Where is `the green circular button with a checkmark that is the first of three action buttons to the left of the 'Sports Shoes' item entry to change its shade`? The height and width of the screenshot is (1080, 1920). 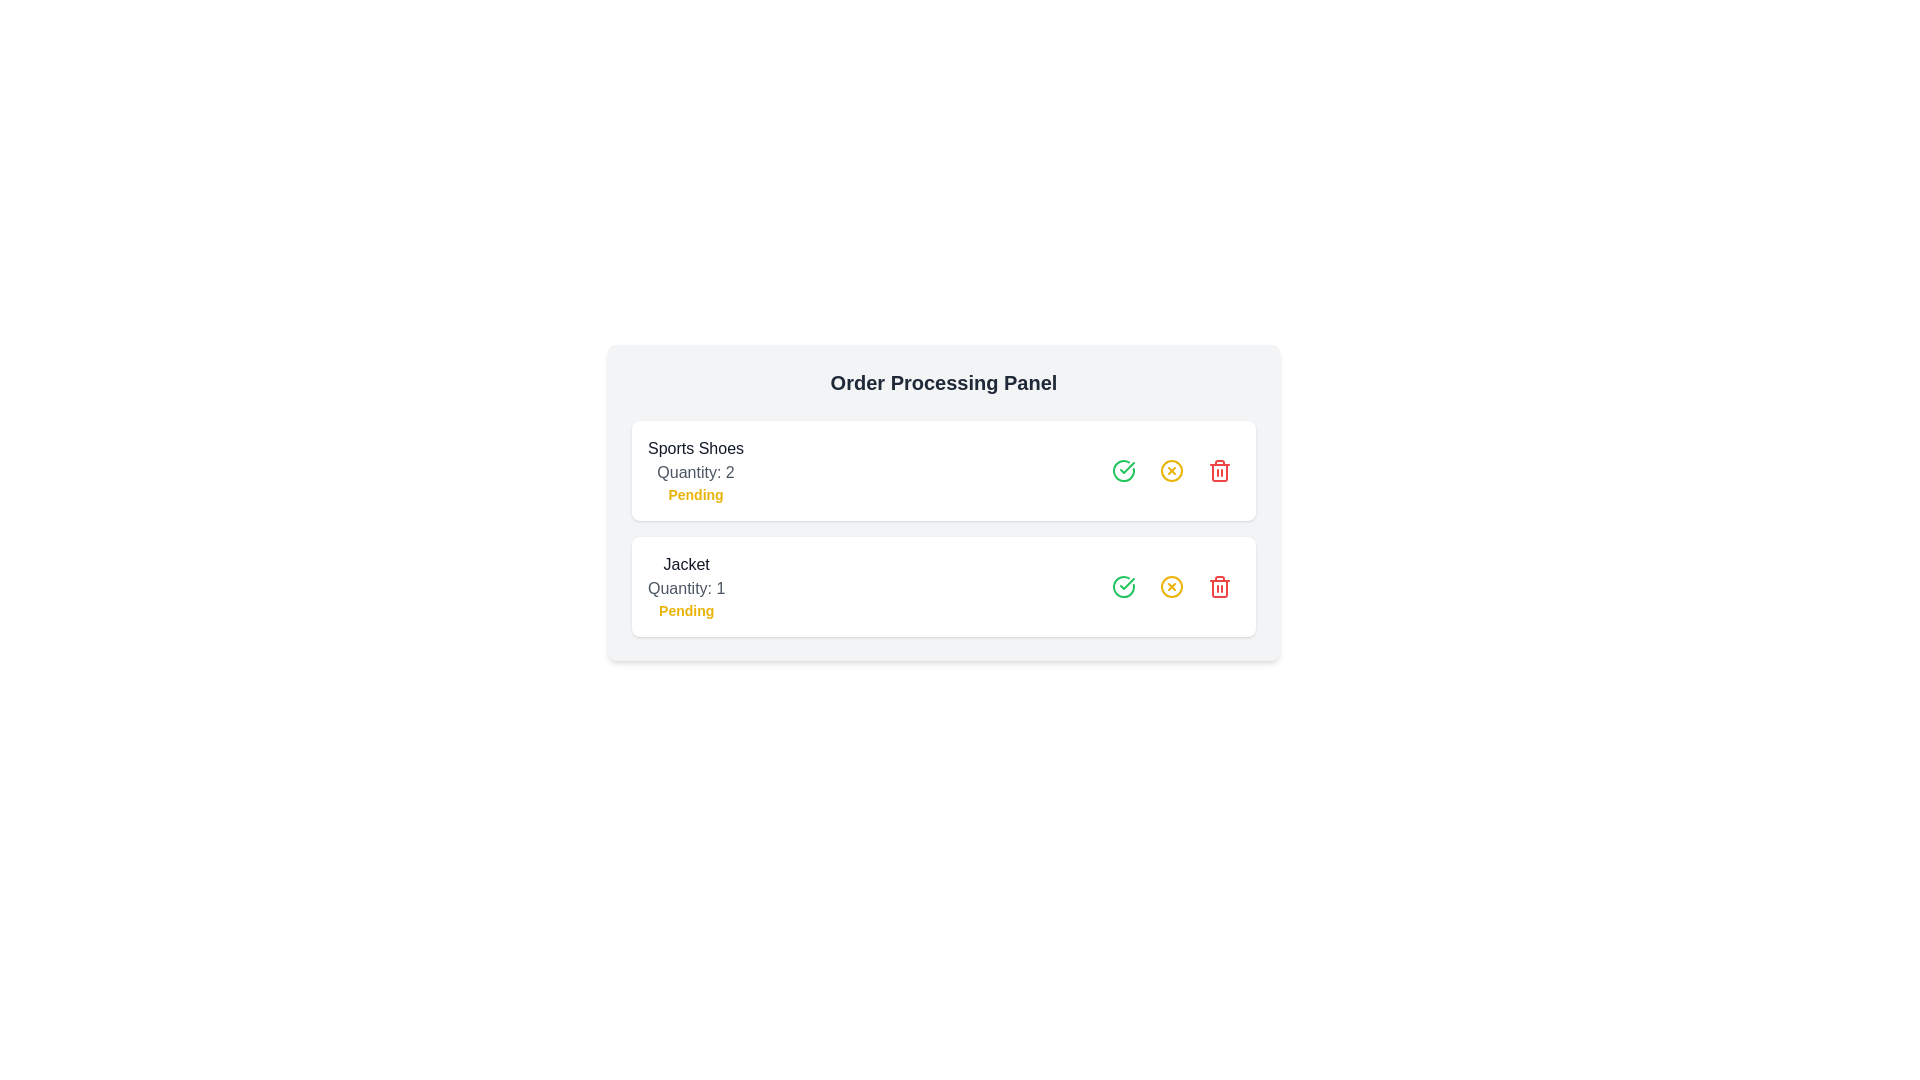
the green circular button with a checkmark that is the first of three action buttons to the left of the 'Sports Shoes' item entry to change its shade is located at coordinates (1123, 470).